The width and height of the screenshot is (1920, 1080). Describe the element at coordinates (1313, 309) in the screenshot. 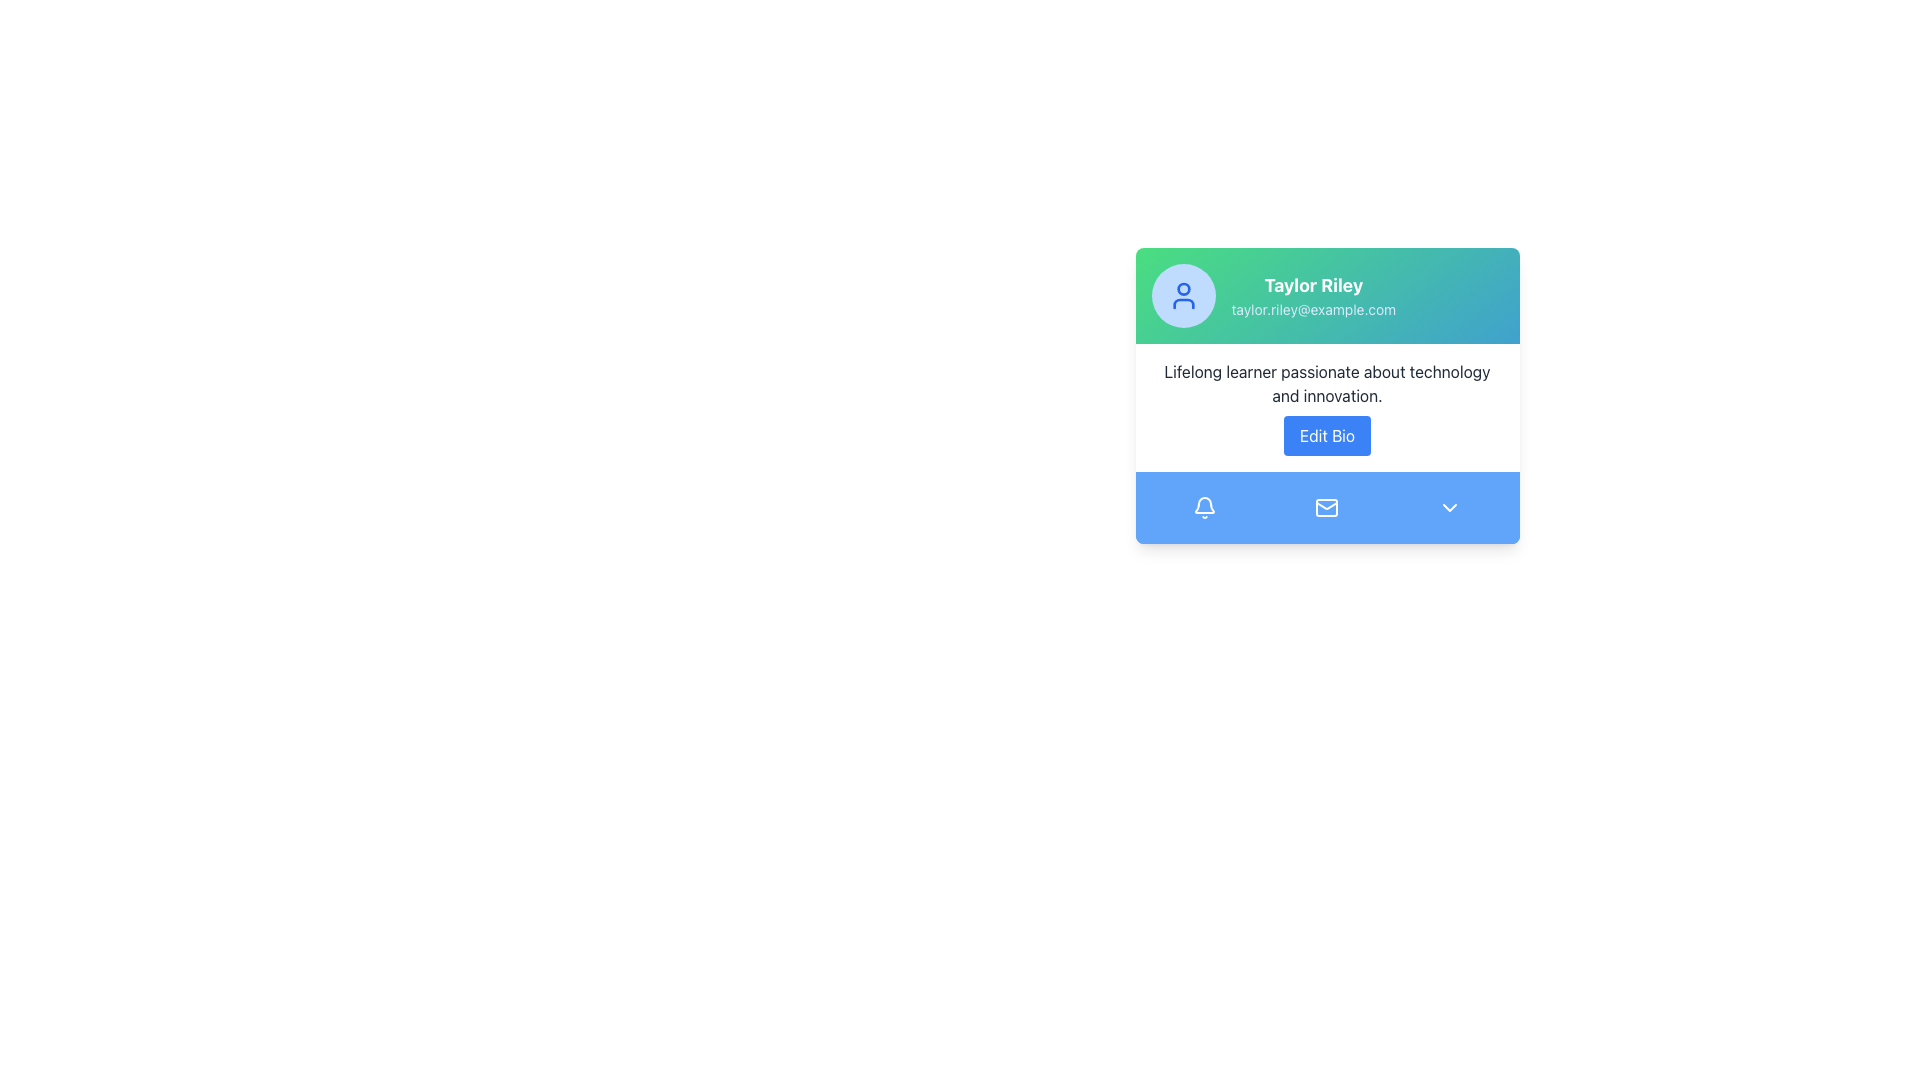

I see `the text label displaying the email address 'taylor.riley@example.com', which is styled in light blue and positioned below the name 'Taylor Riley' in the profile card layout` at that location.